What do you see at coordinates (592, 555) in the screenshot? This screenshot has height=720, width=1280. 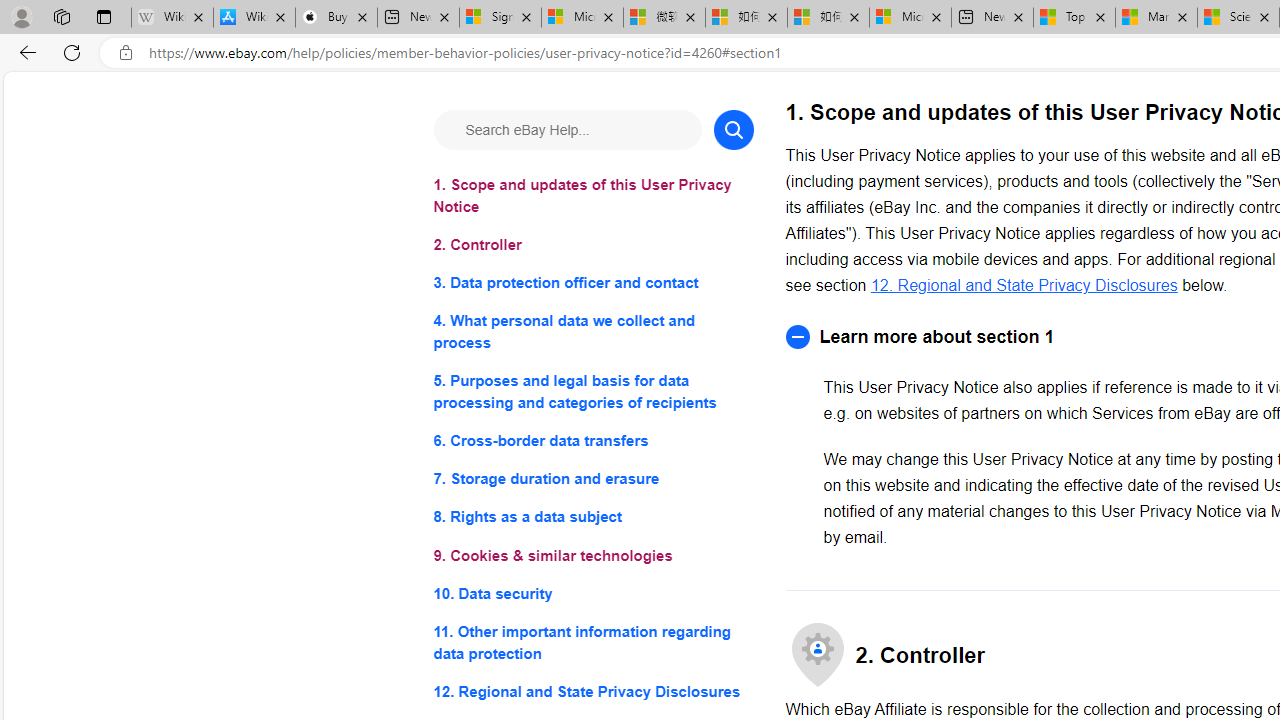 I see `'9. Cookies & similar technologies'` at bounding box center [592, 555].